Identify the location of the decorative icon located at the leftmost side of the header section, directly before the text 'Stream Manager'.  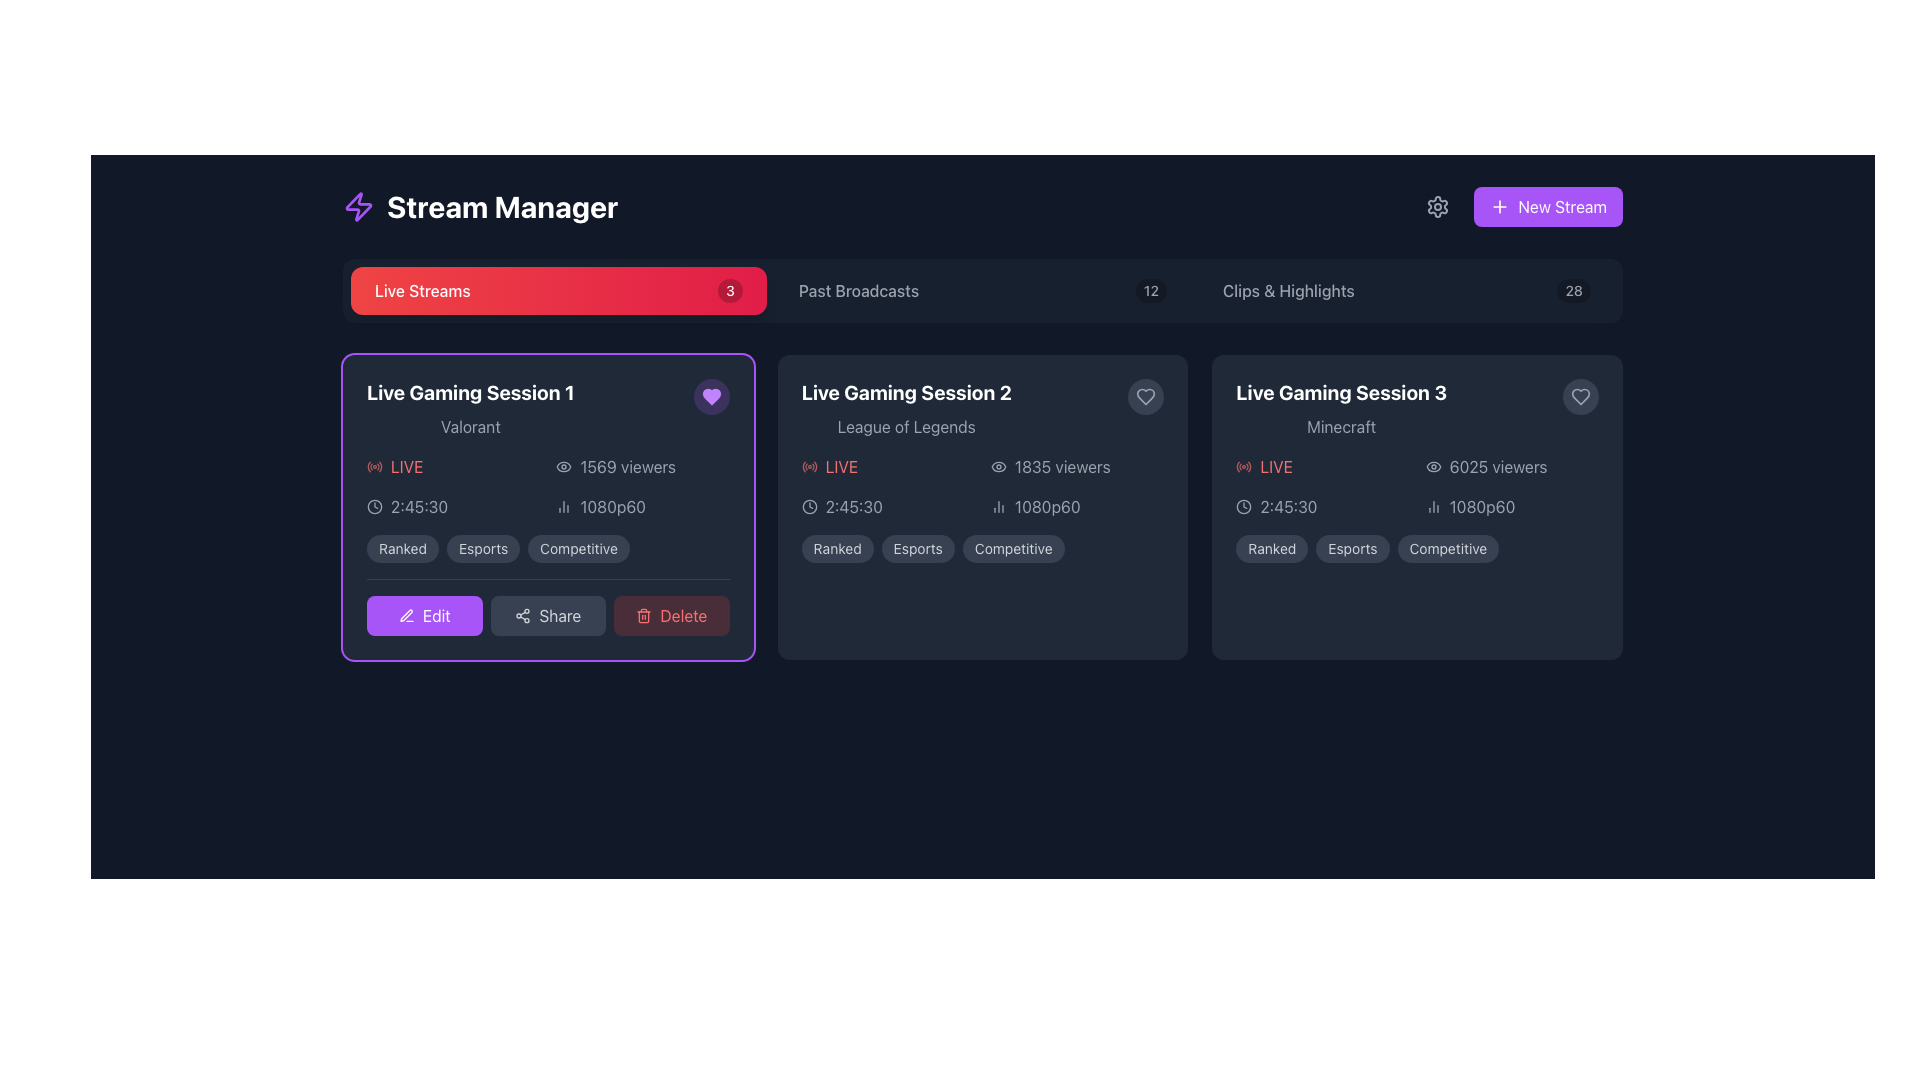
(359, 207).